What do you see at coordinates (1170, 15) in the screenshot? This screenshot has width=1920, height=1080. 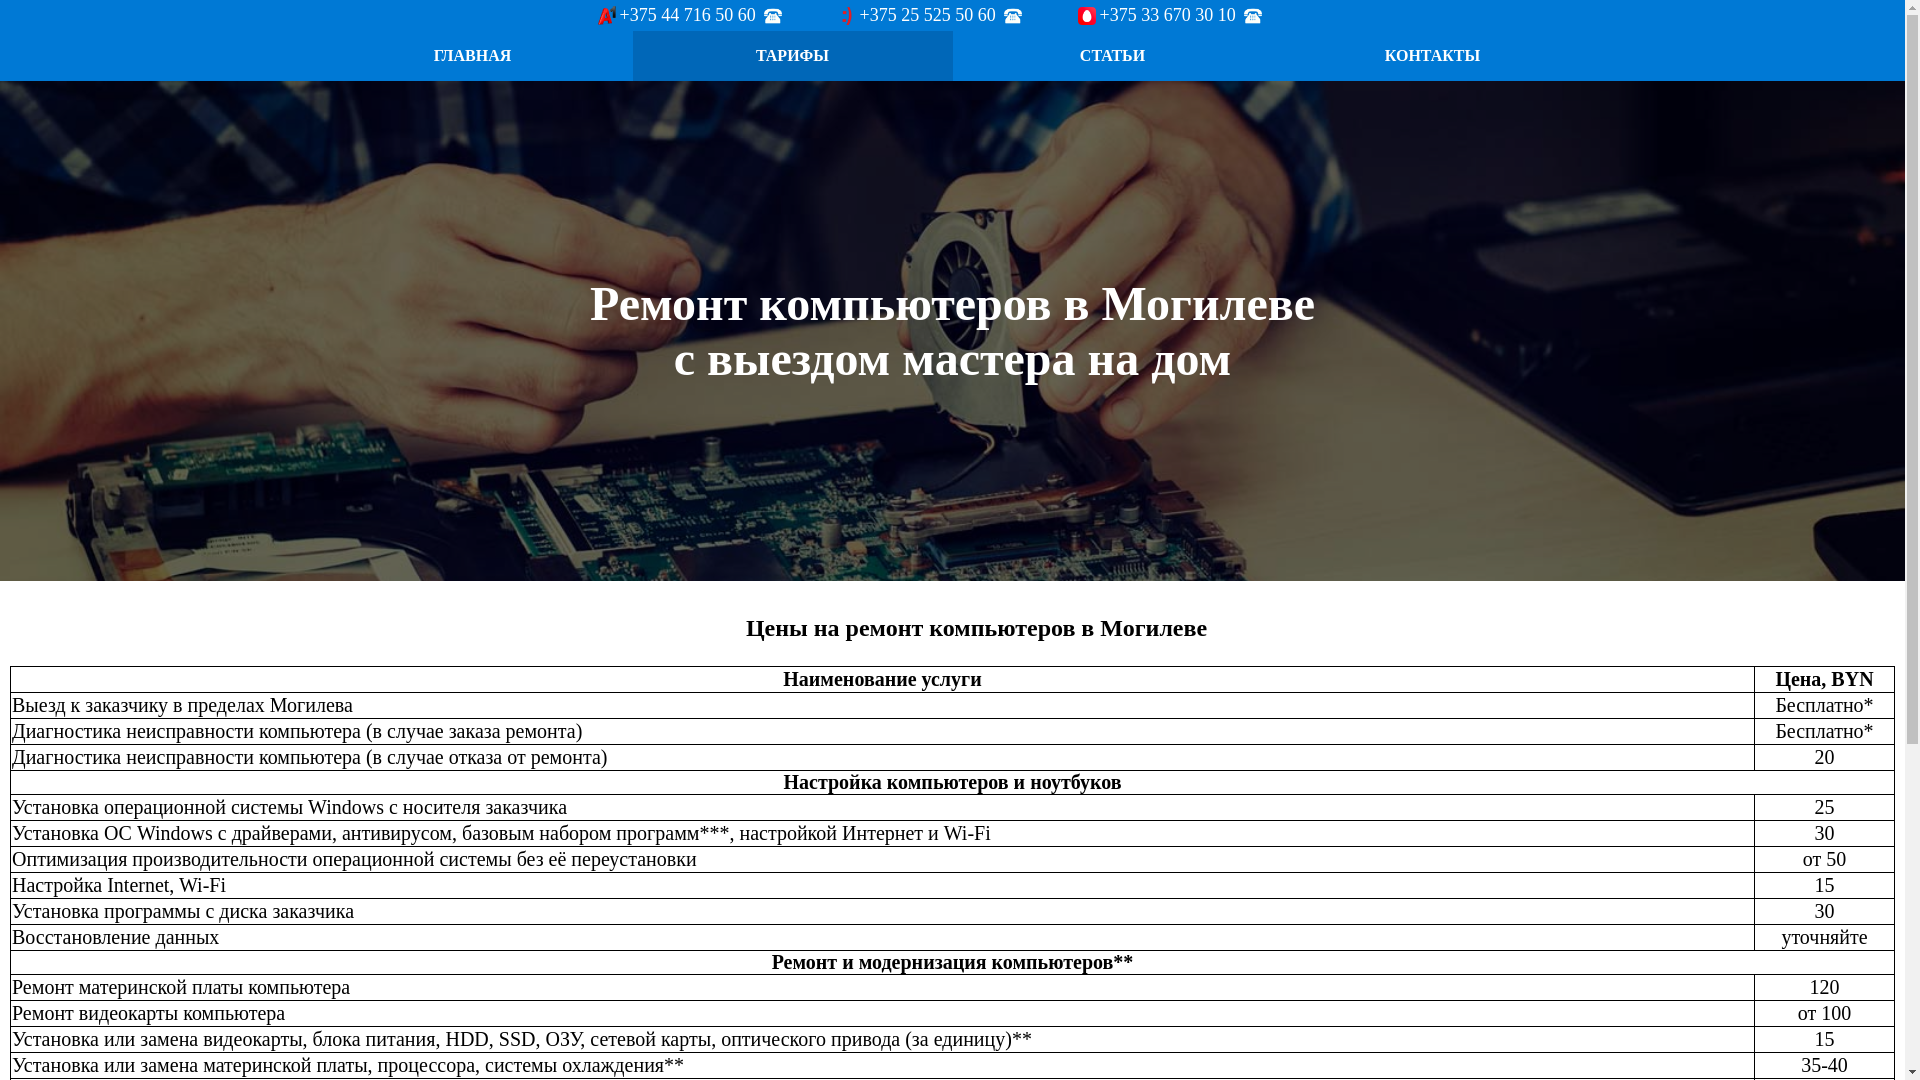 I see `'+375 33 670 30 10'` at bounding box center [1170, 15].